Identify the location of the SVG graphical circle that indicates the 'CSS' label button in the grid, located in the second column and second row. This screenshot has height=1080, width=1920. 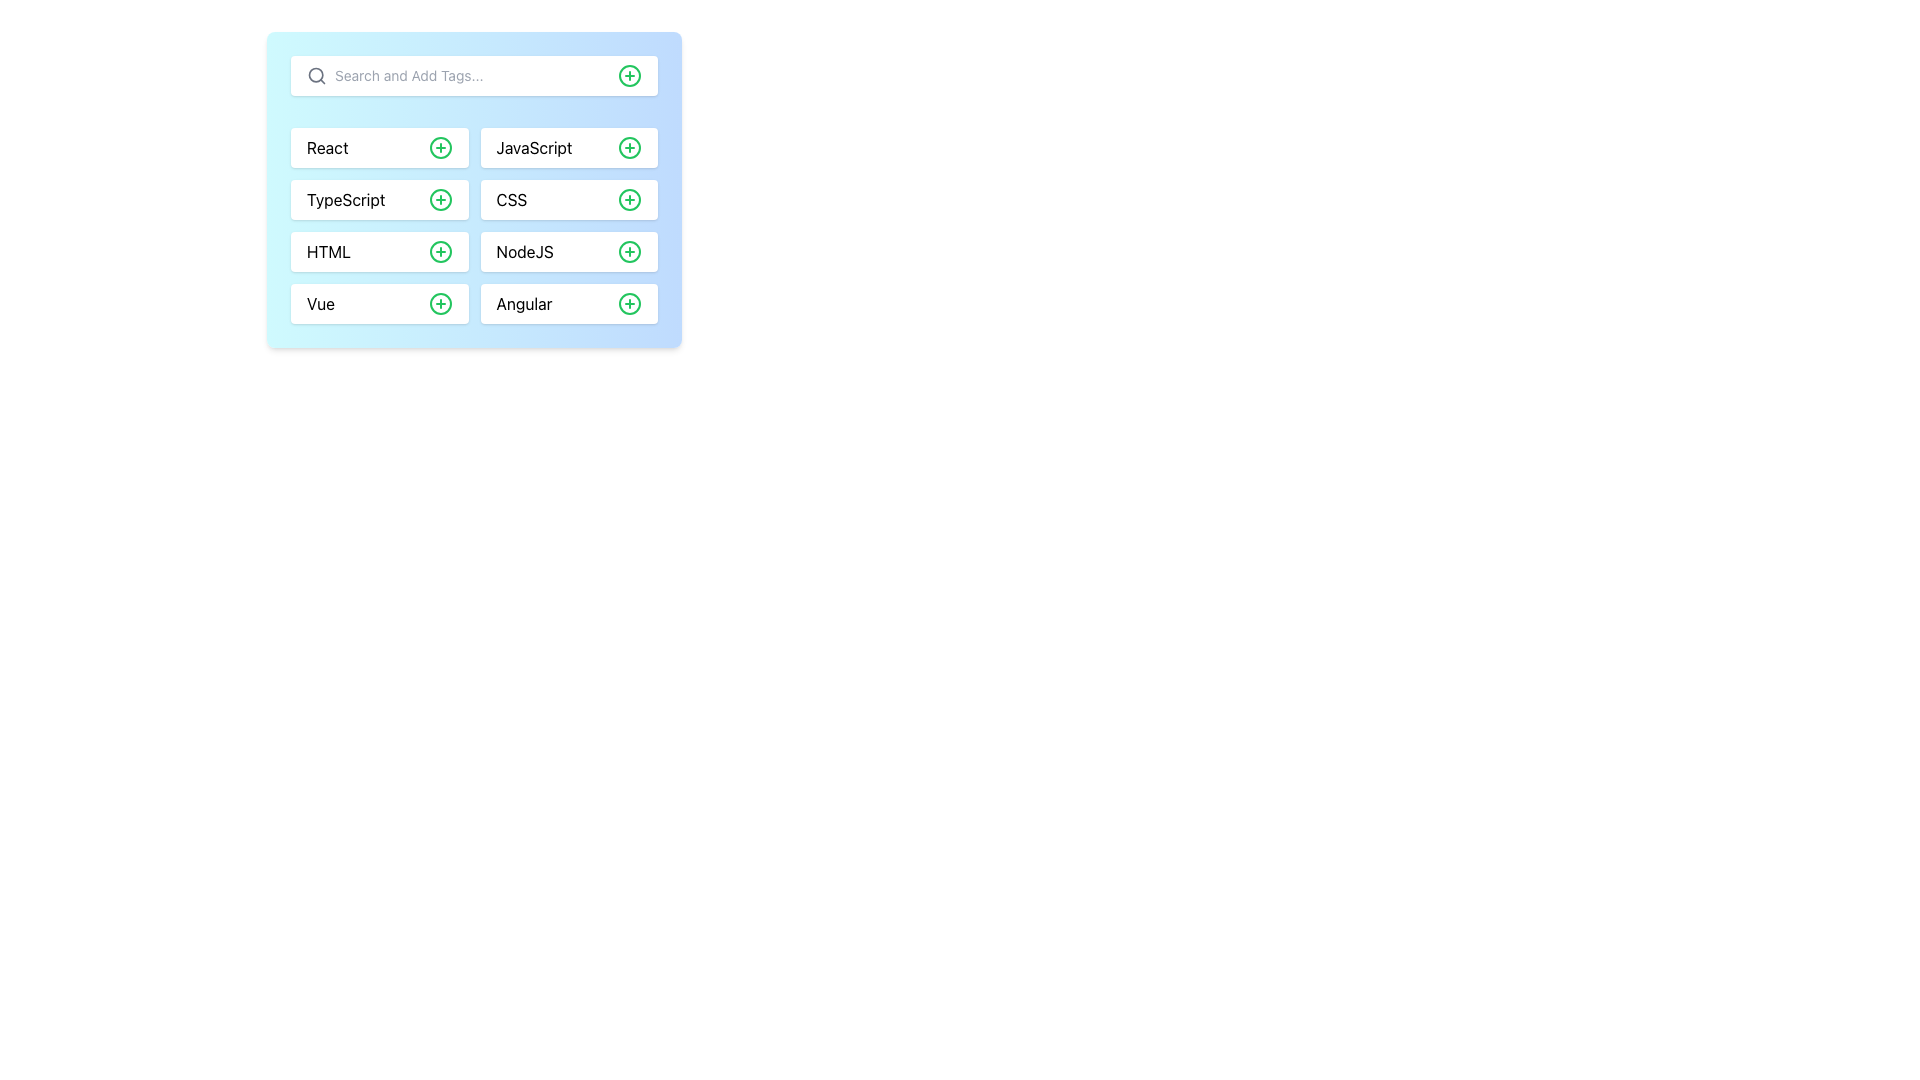
(628, 200).